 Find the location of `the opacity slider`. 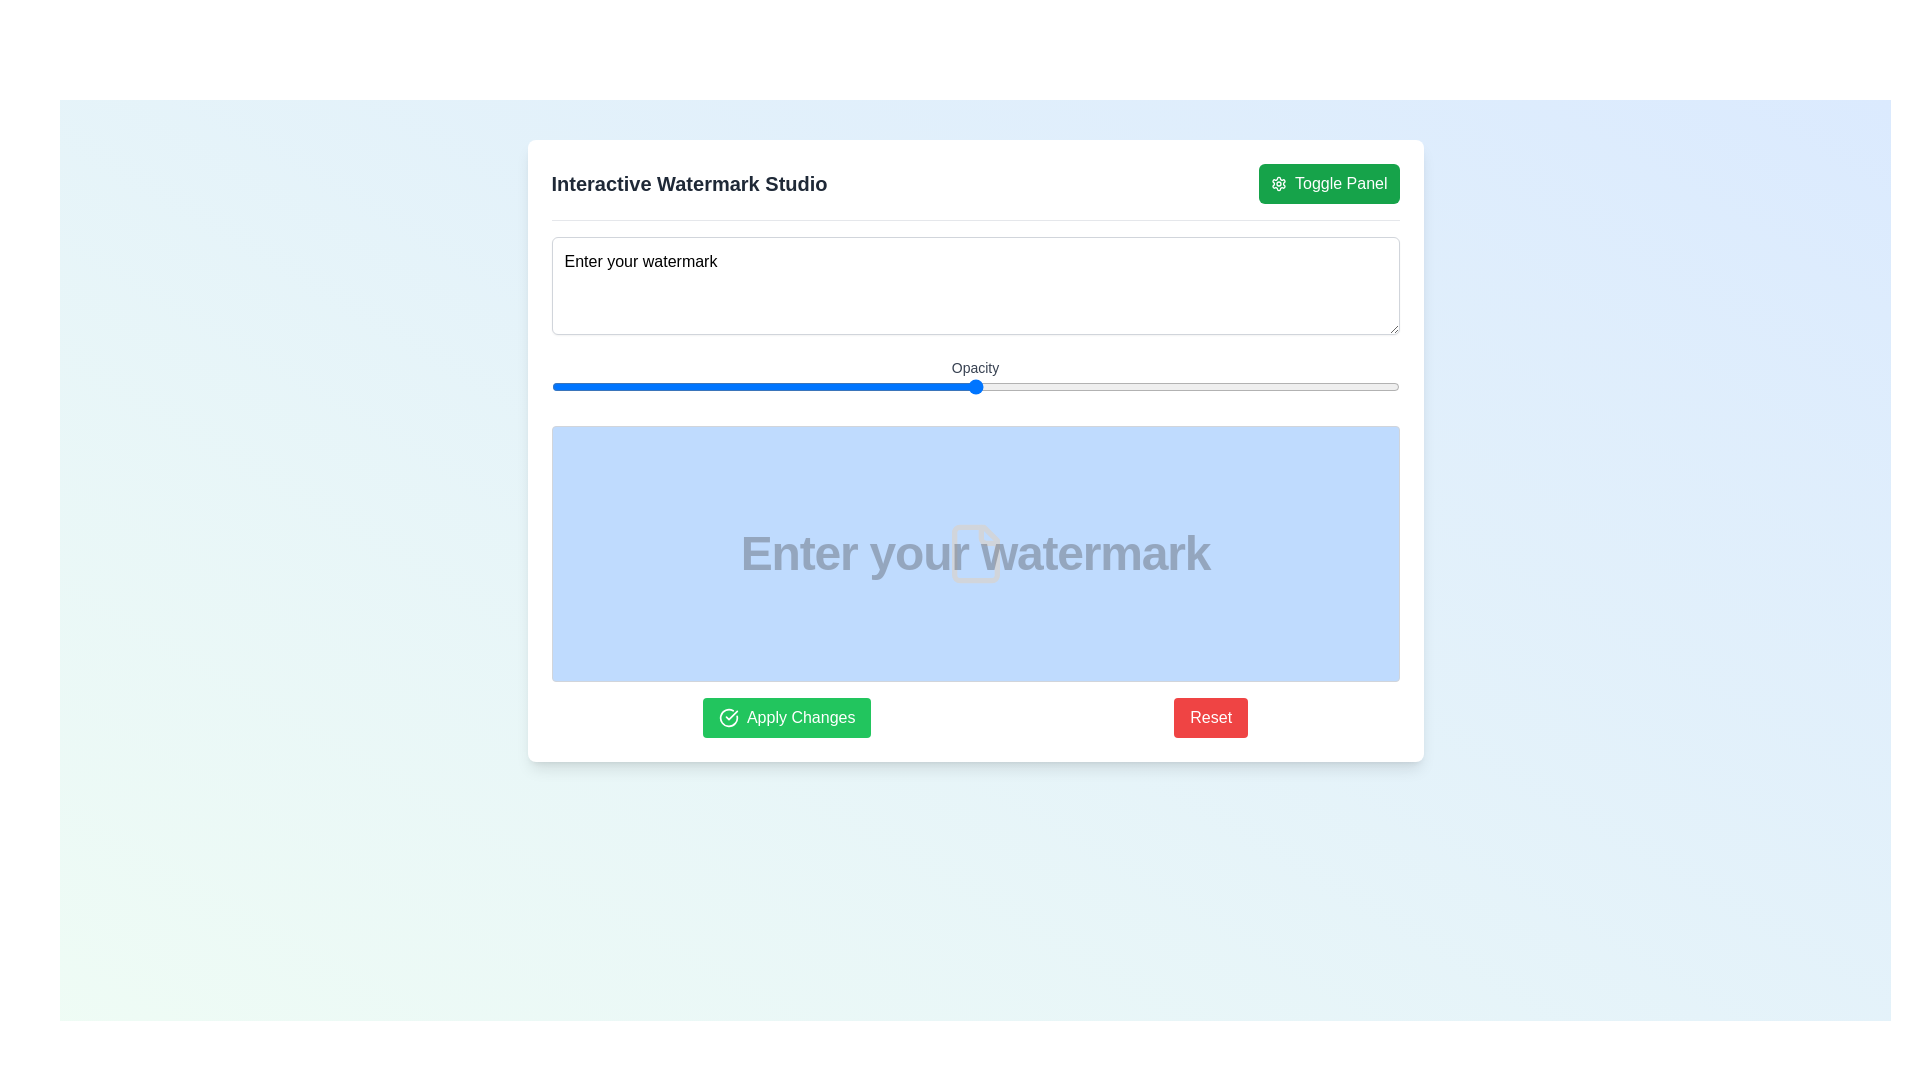

the opacity slider is located at coordinates (551, 386).